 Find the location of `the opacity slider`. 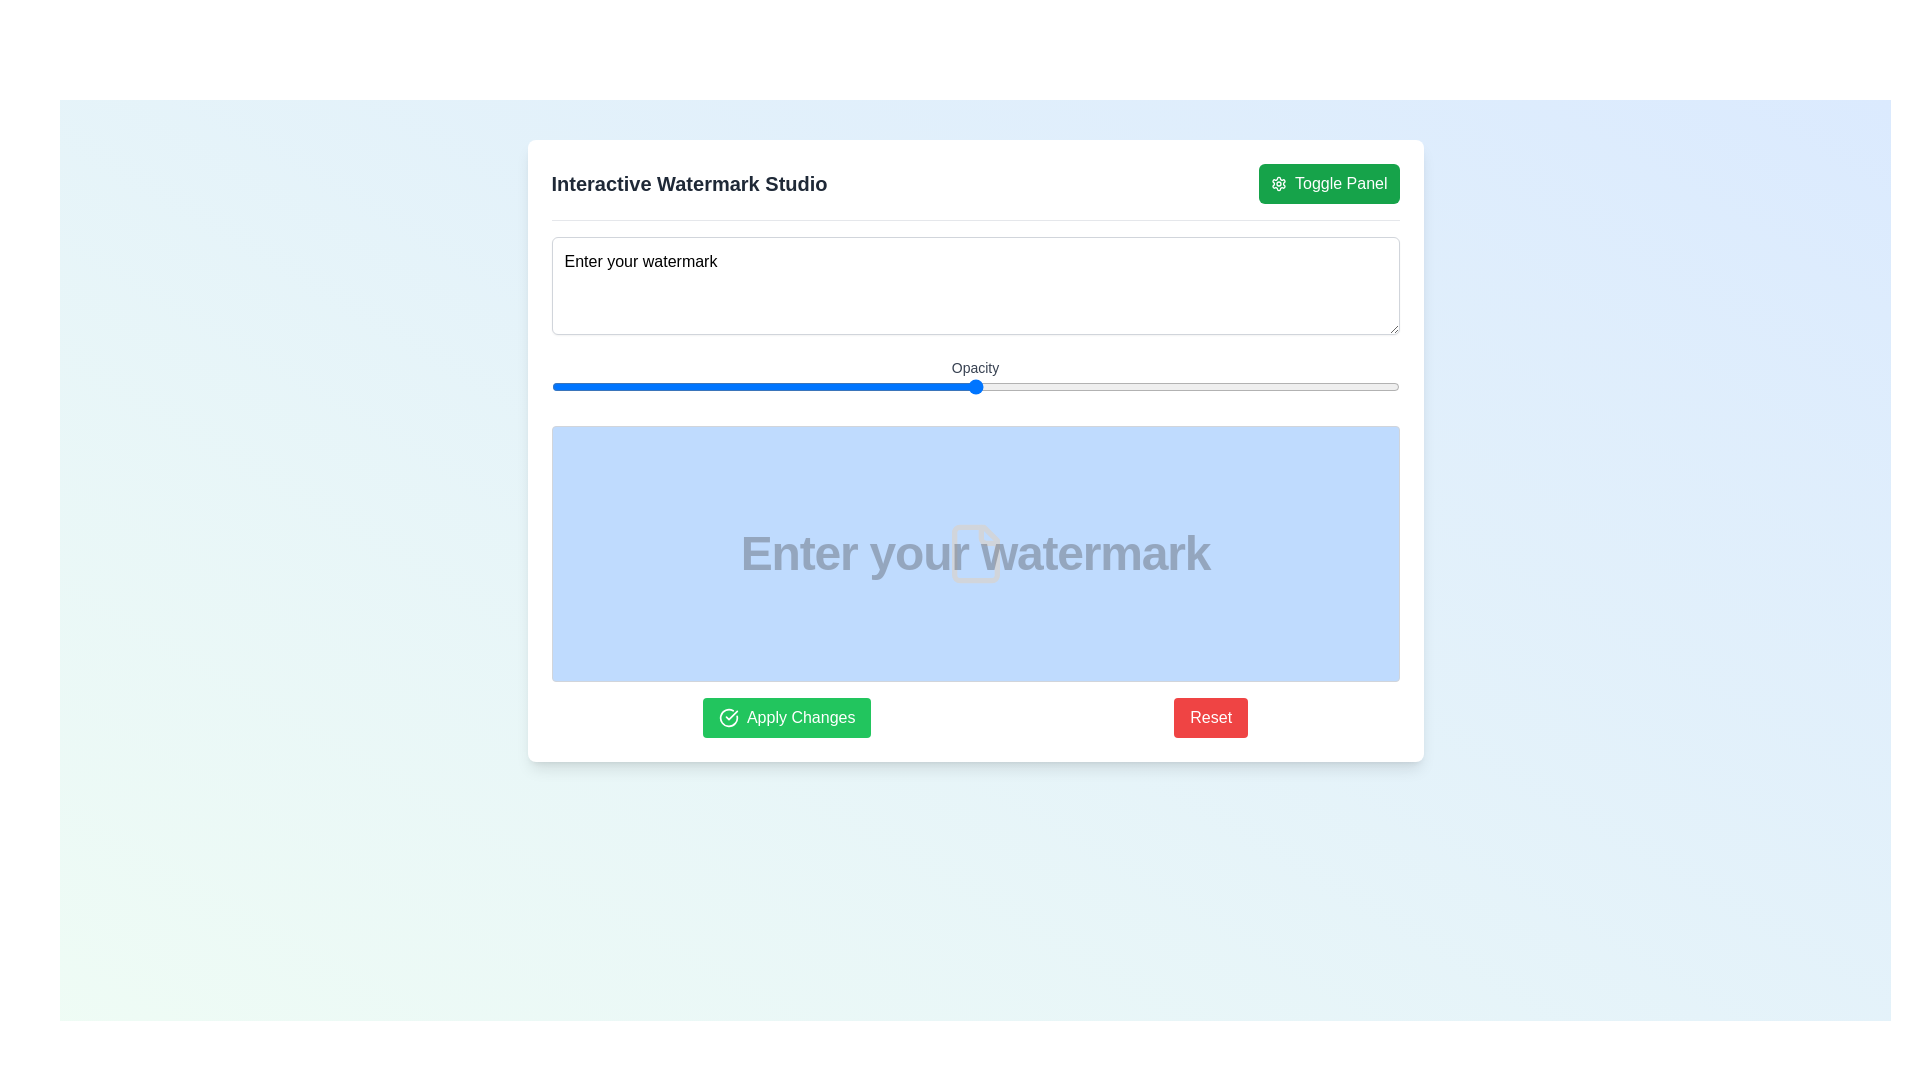

the opacity slider is located at coordinates (551, 386).